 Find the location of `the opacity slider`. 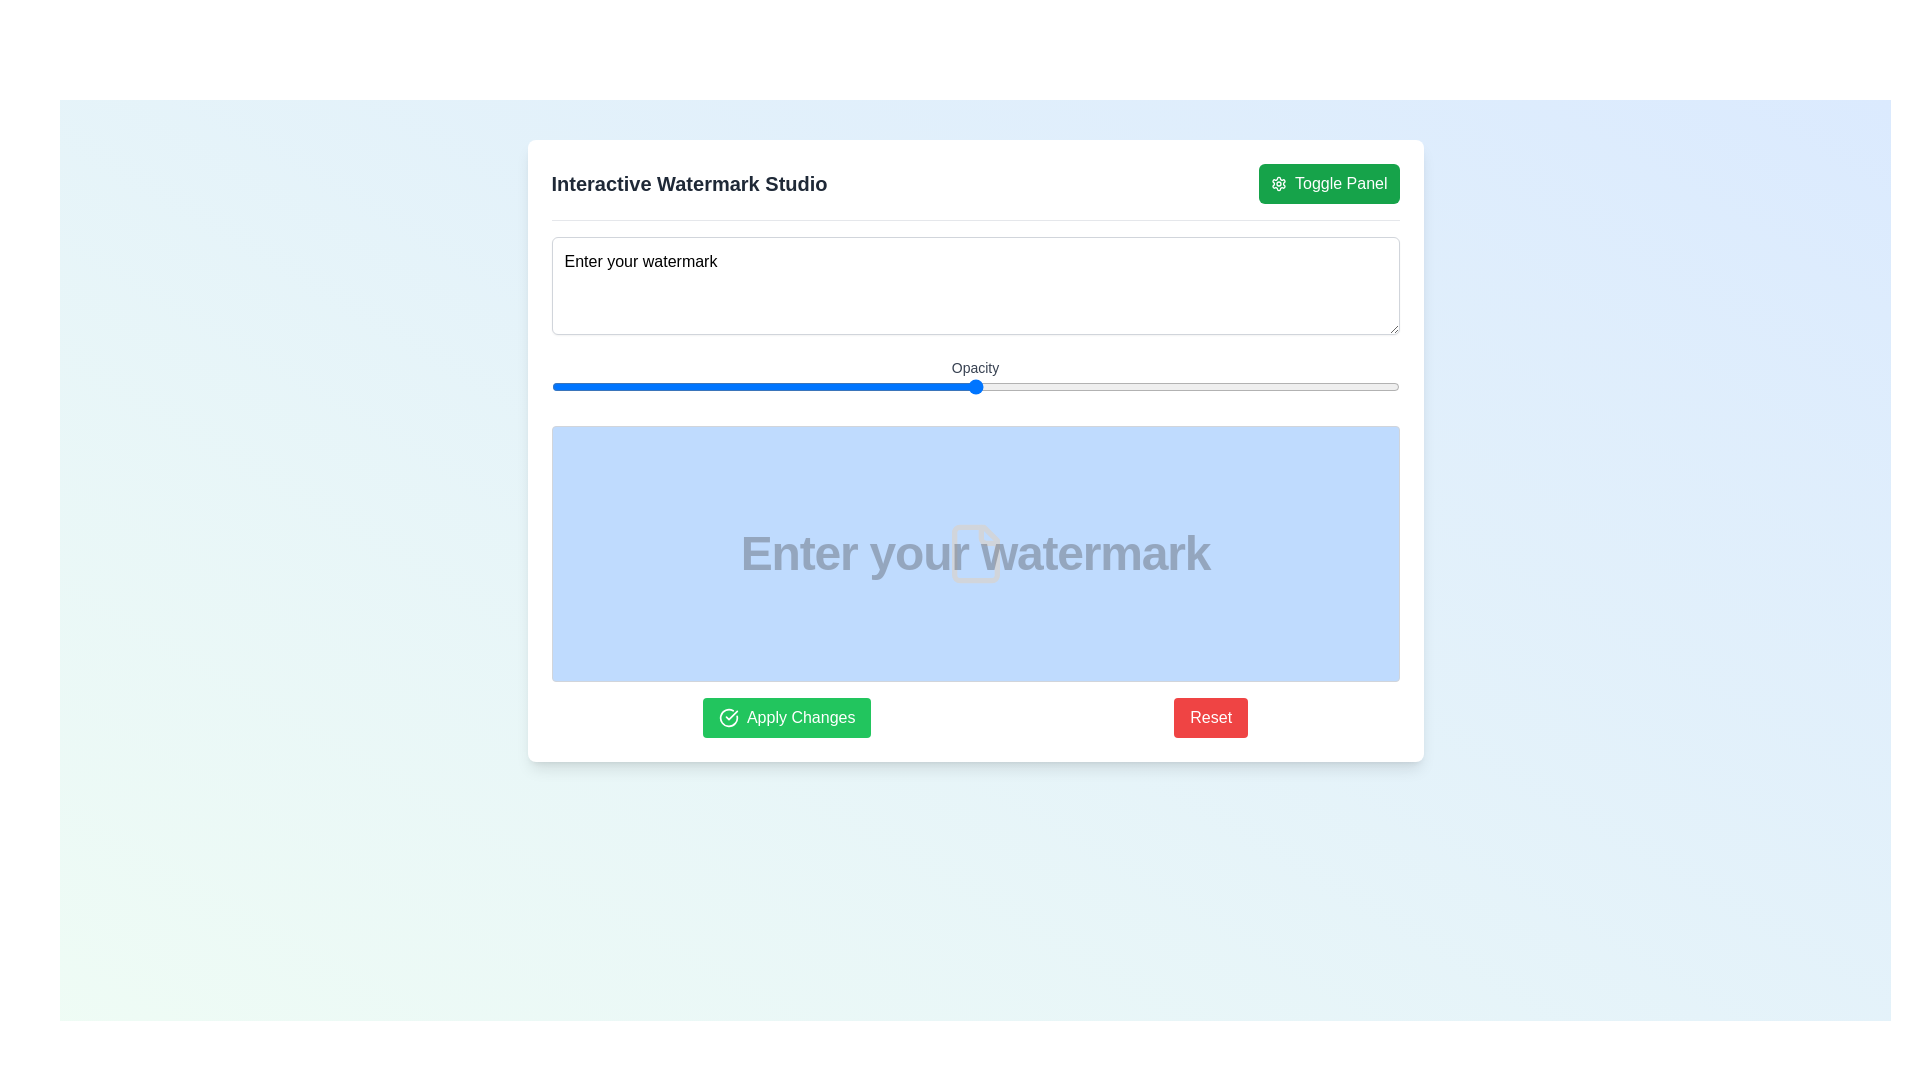

the opacity slider is located at coordinates (551, 386).